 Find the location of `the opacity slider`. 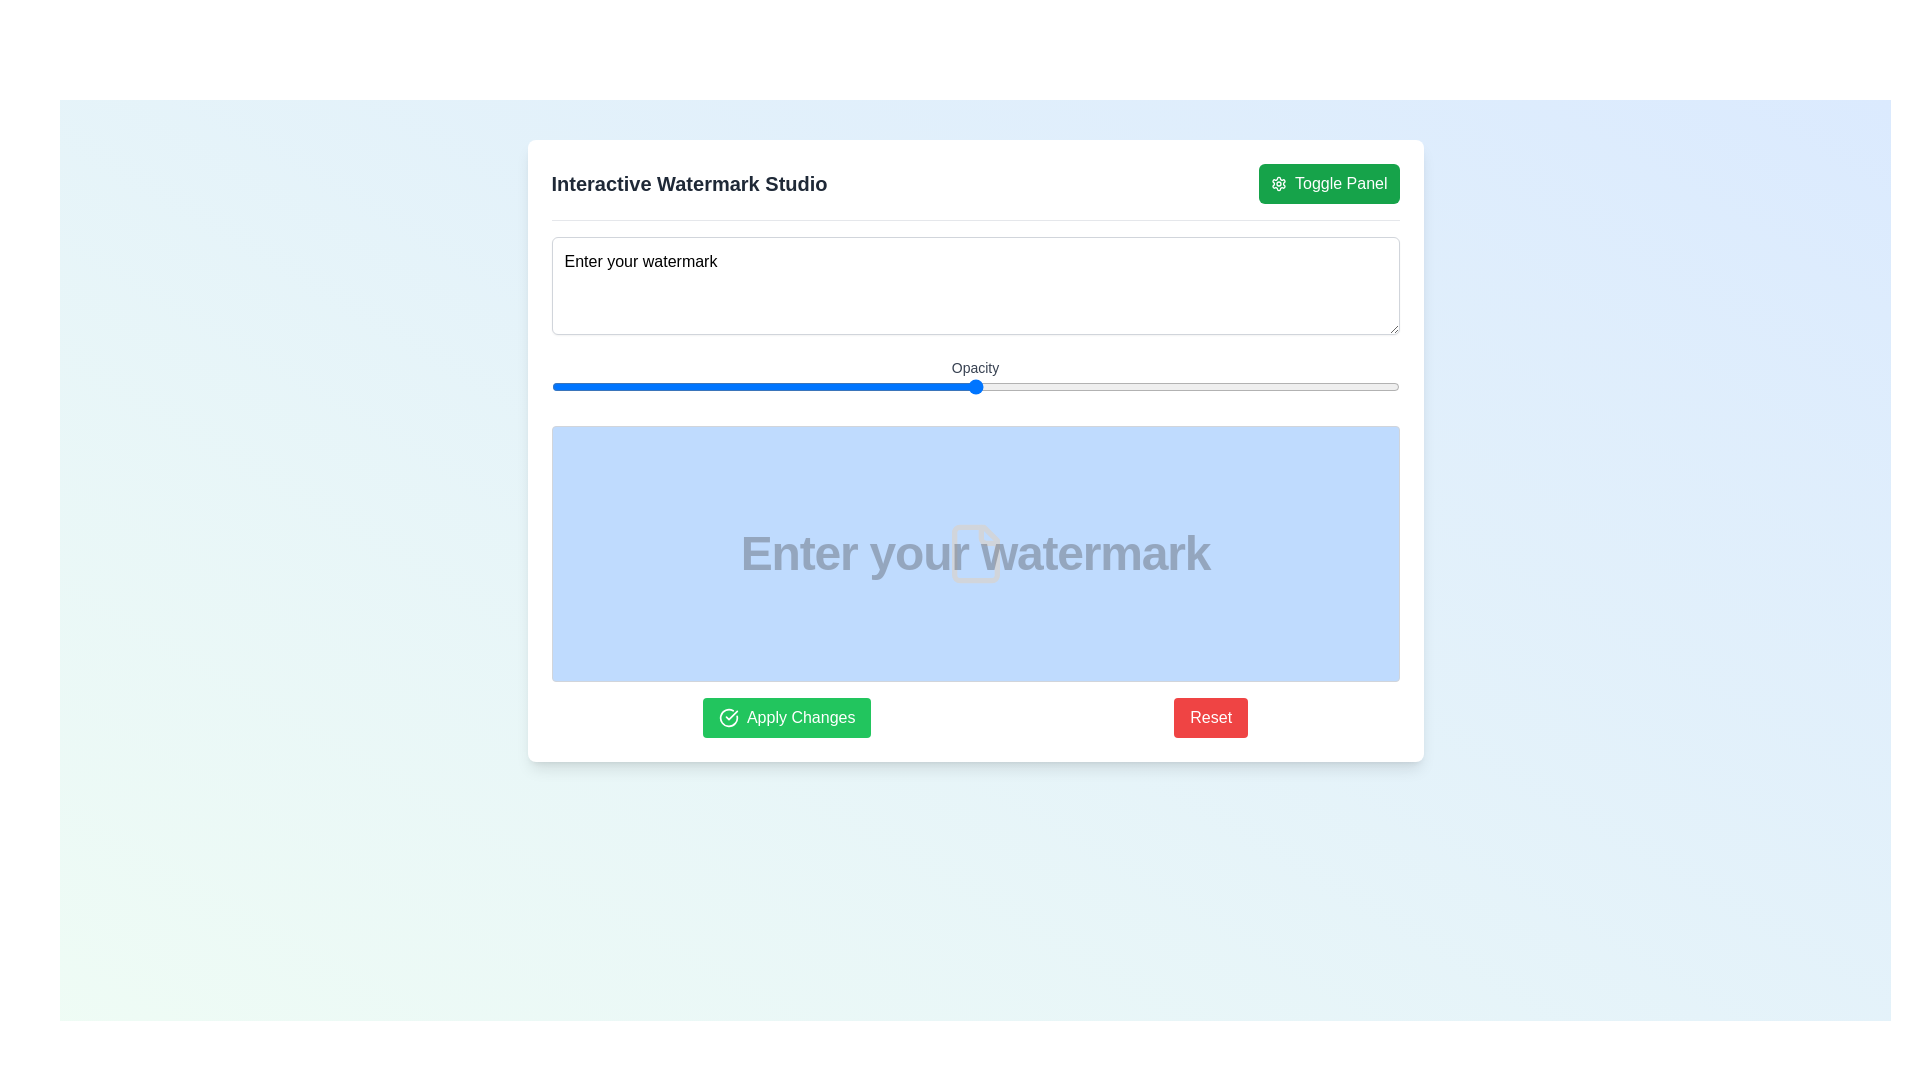

the opacity slider is located at coordinates (551, 386).